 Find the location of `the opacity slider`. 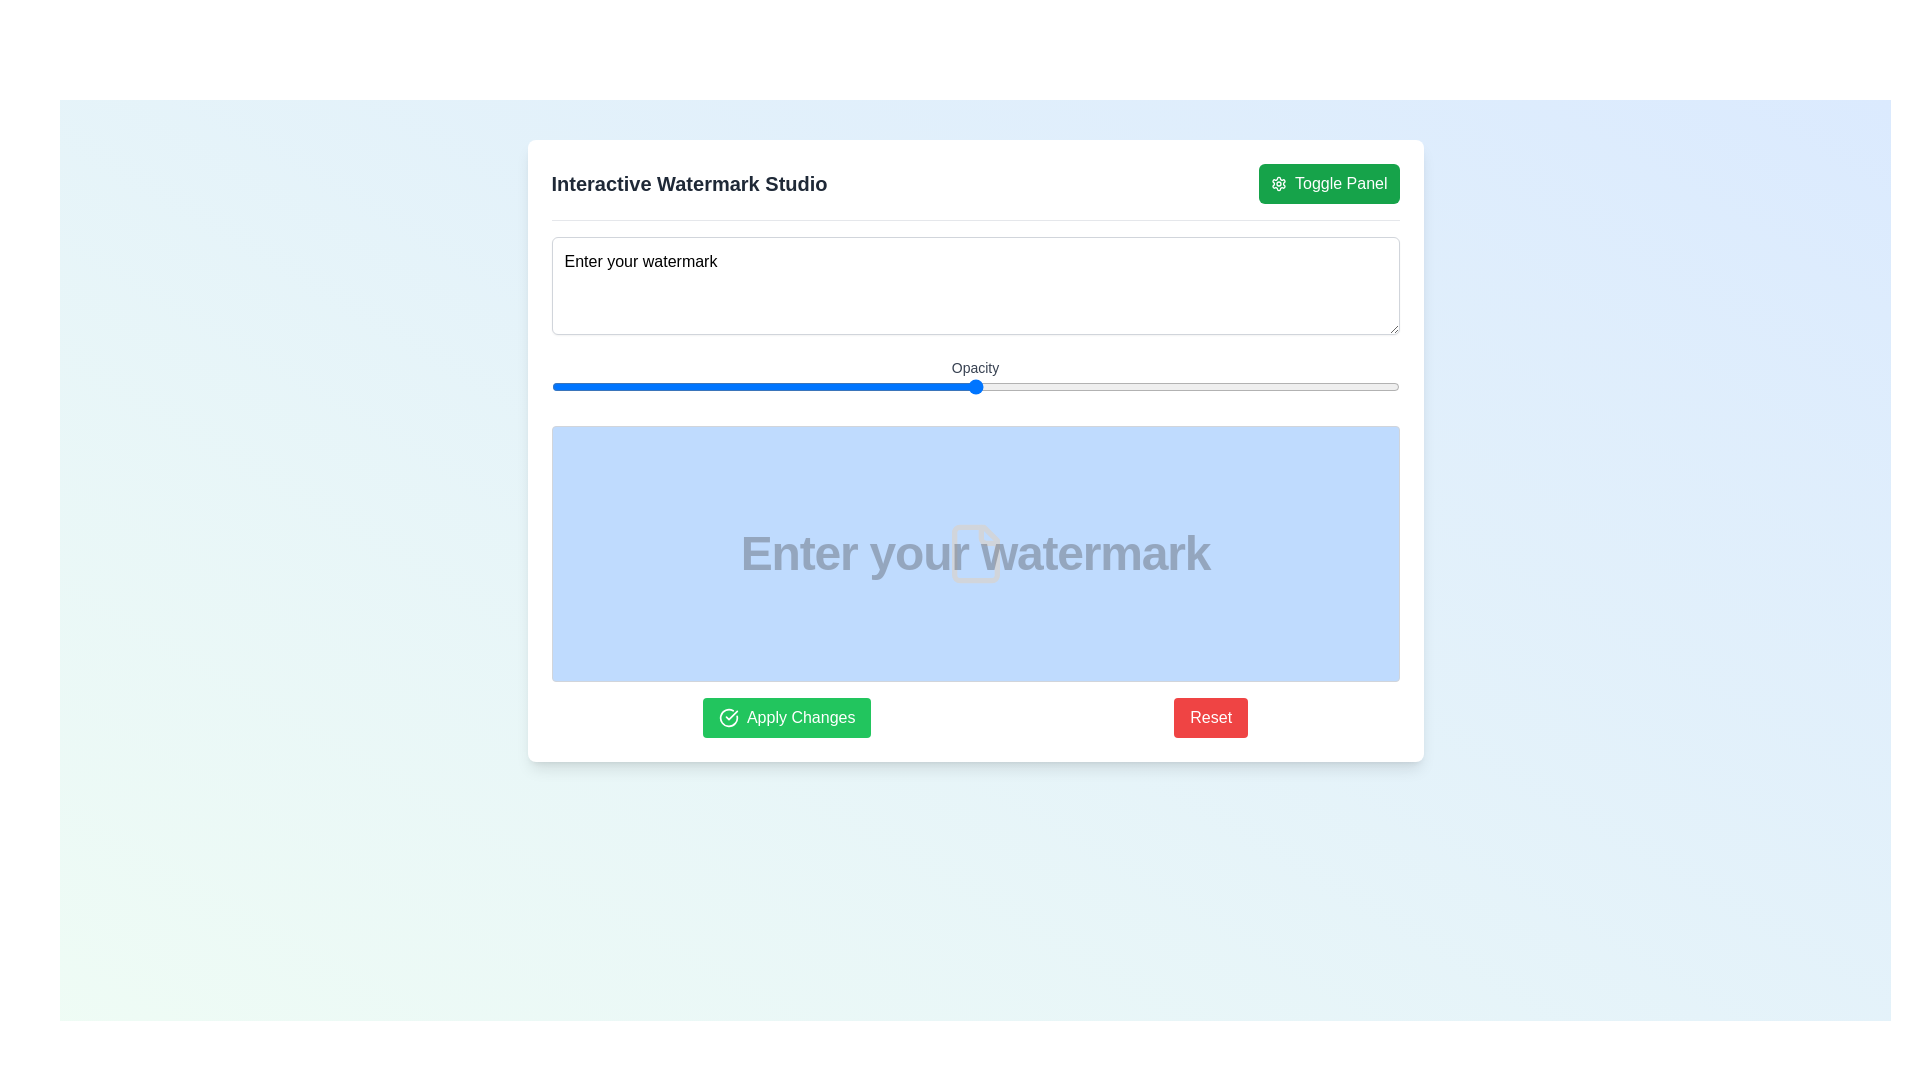

the opacity slider is located at coordinates (551, 386).